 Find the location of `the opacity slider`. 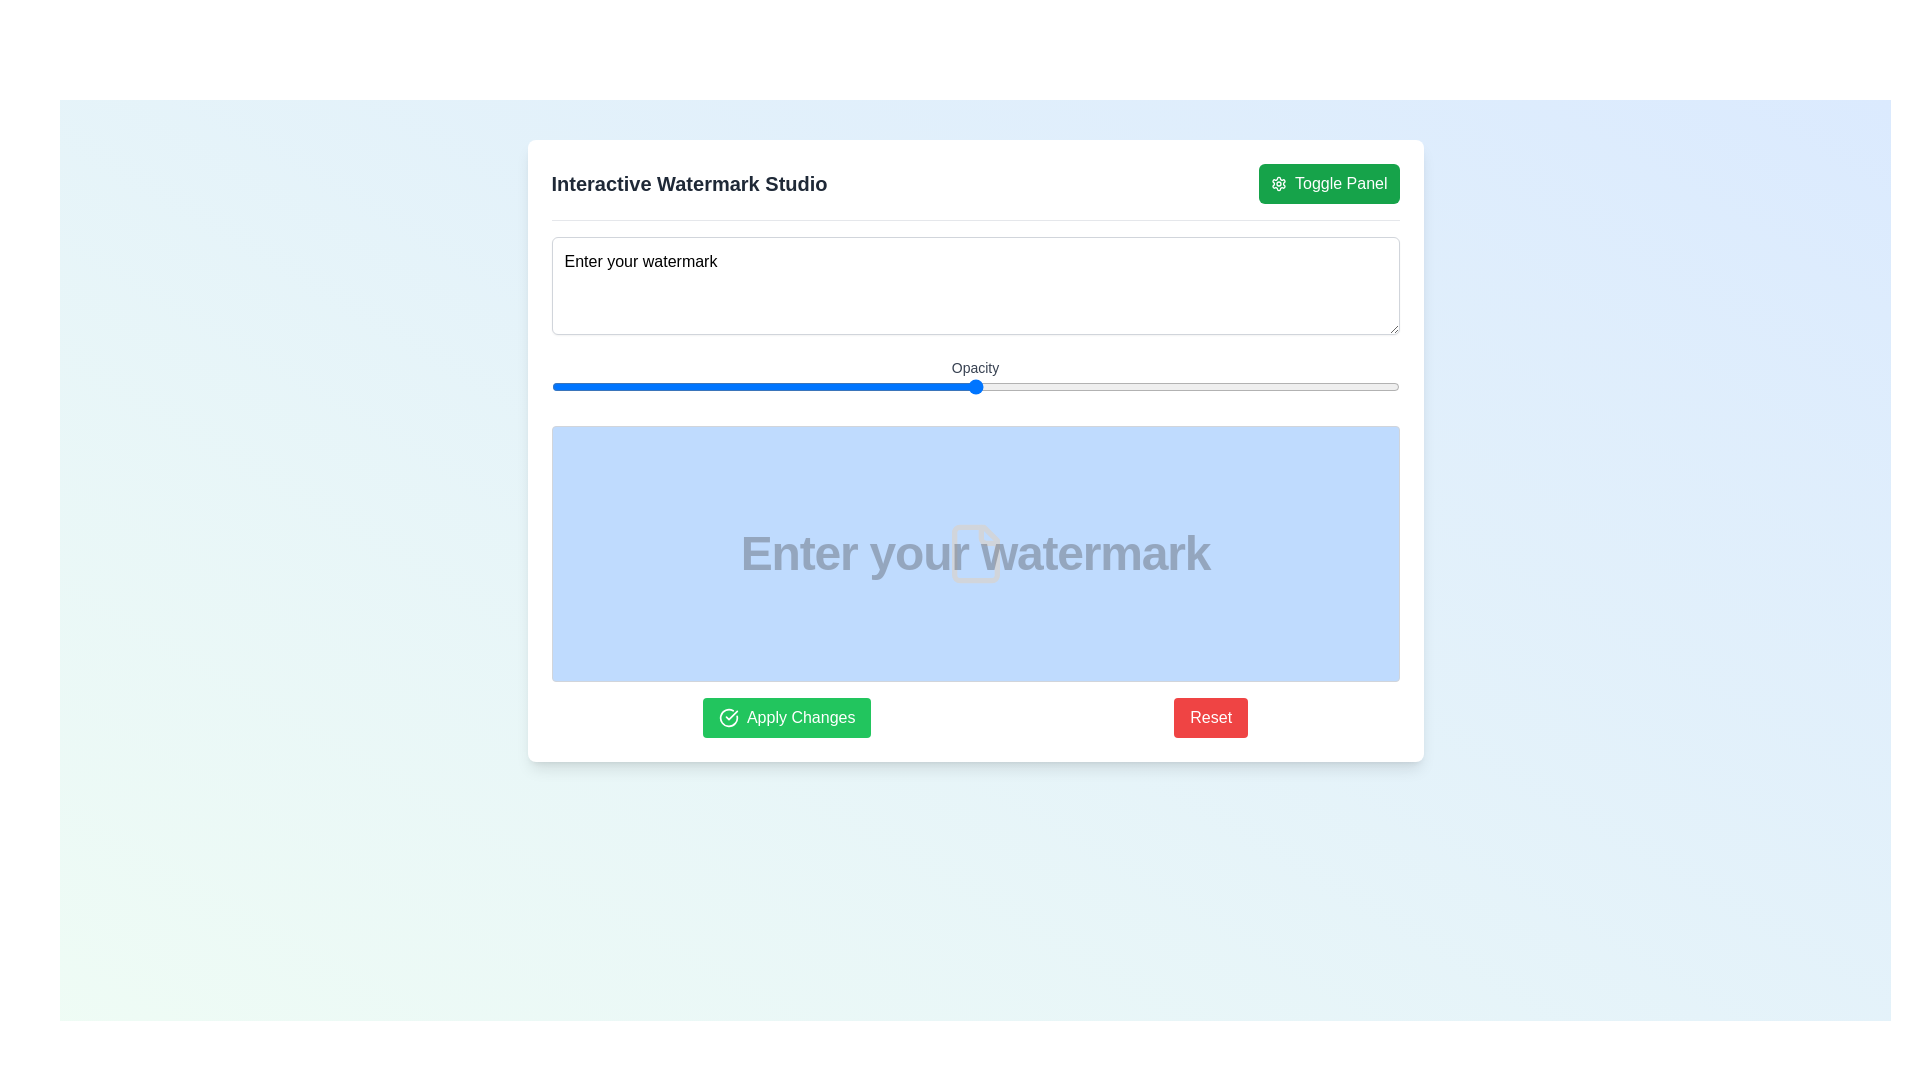

the opacity slider is located at coordinates (551, 386).